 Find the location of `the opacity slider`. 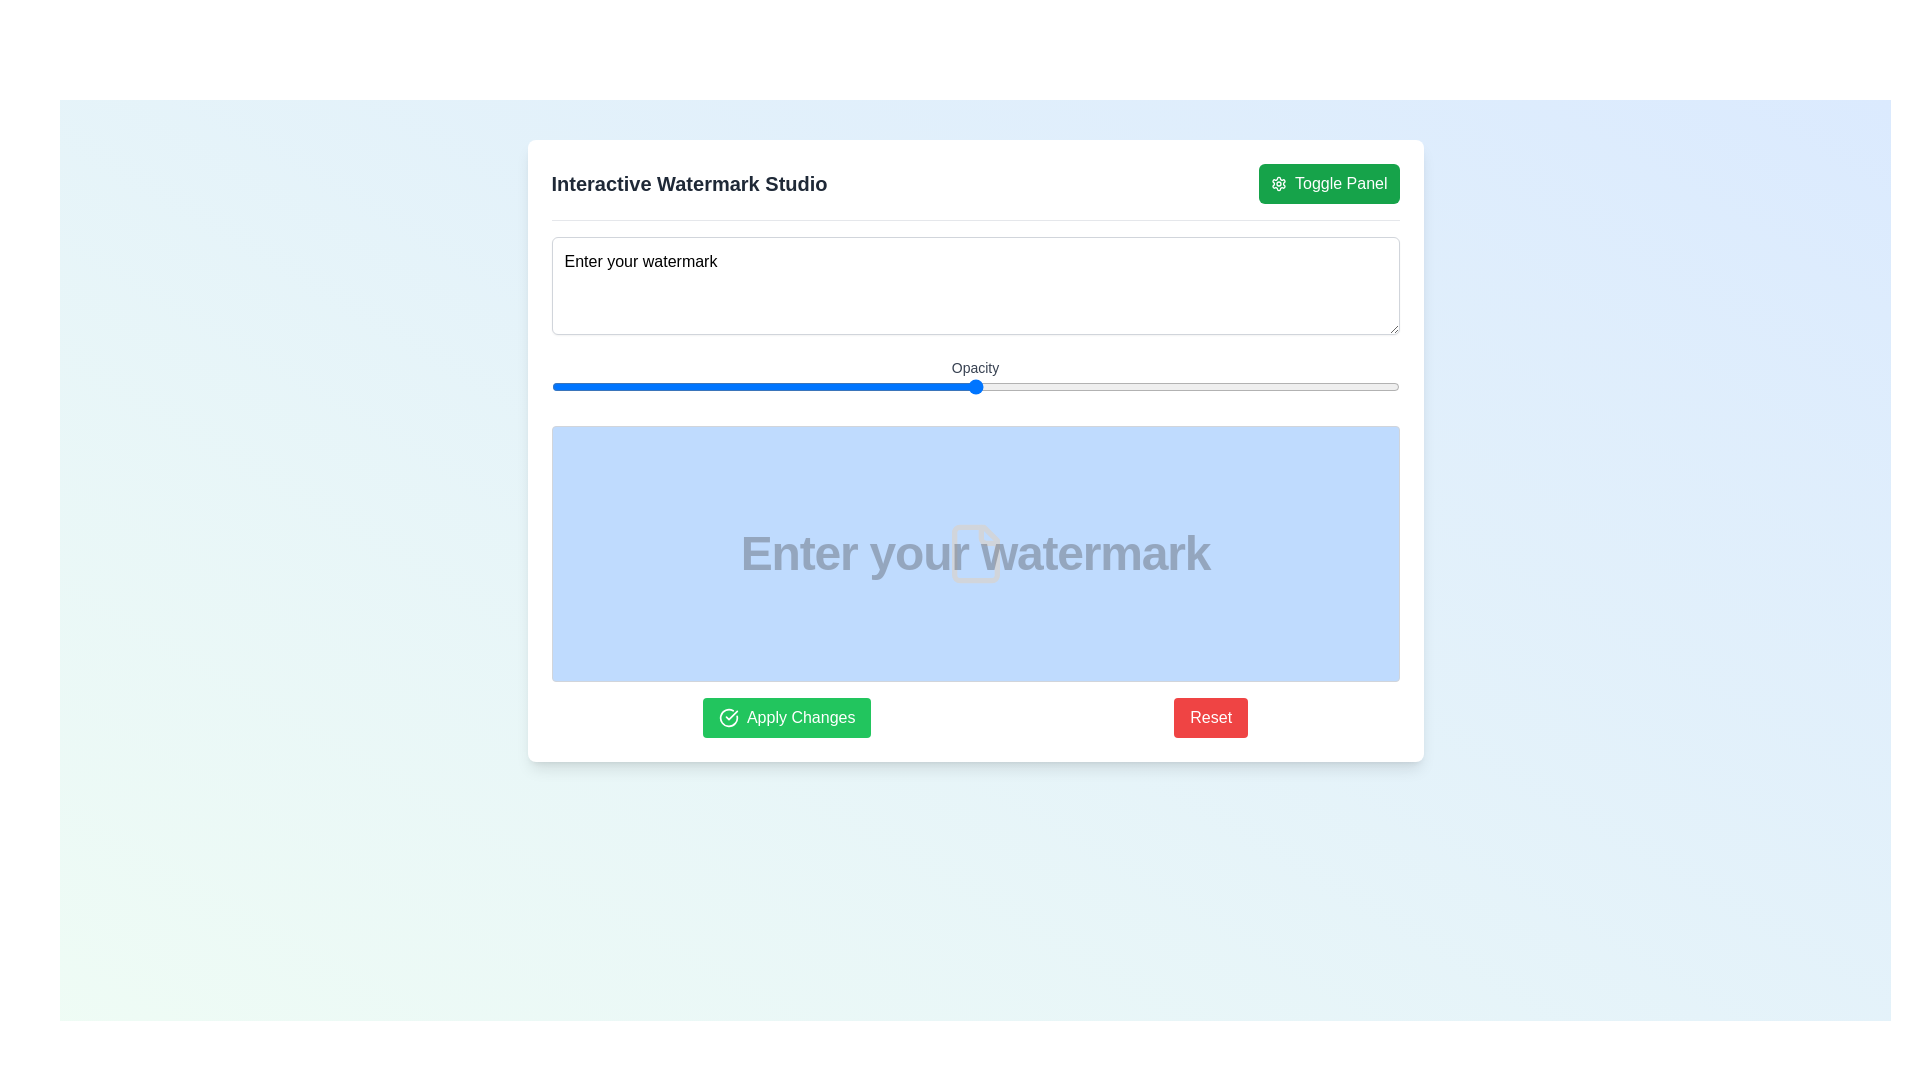

the opacity slider is located at coordinates (551, 386).